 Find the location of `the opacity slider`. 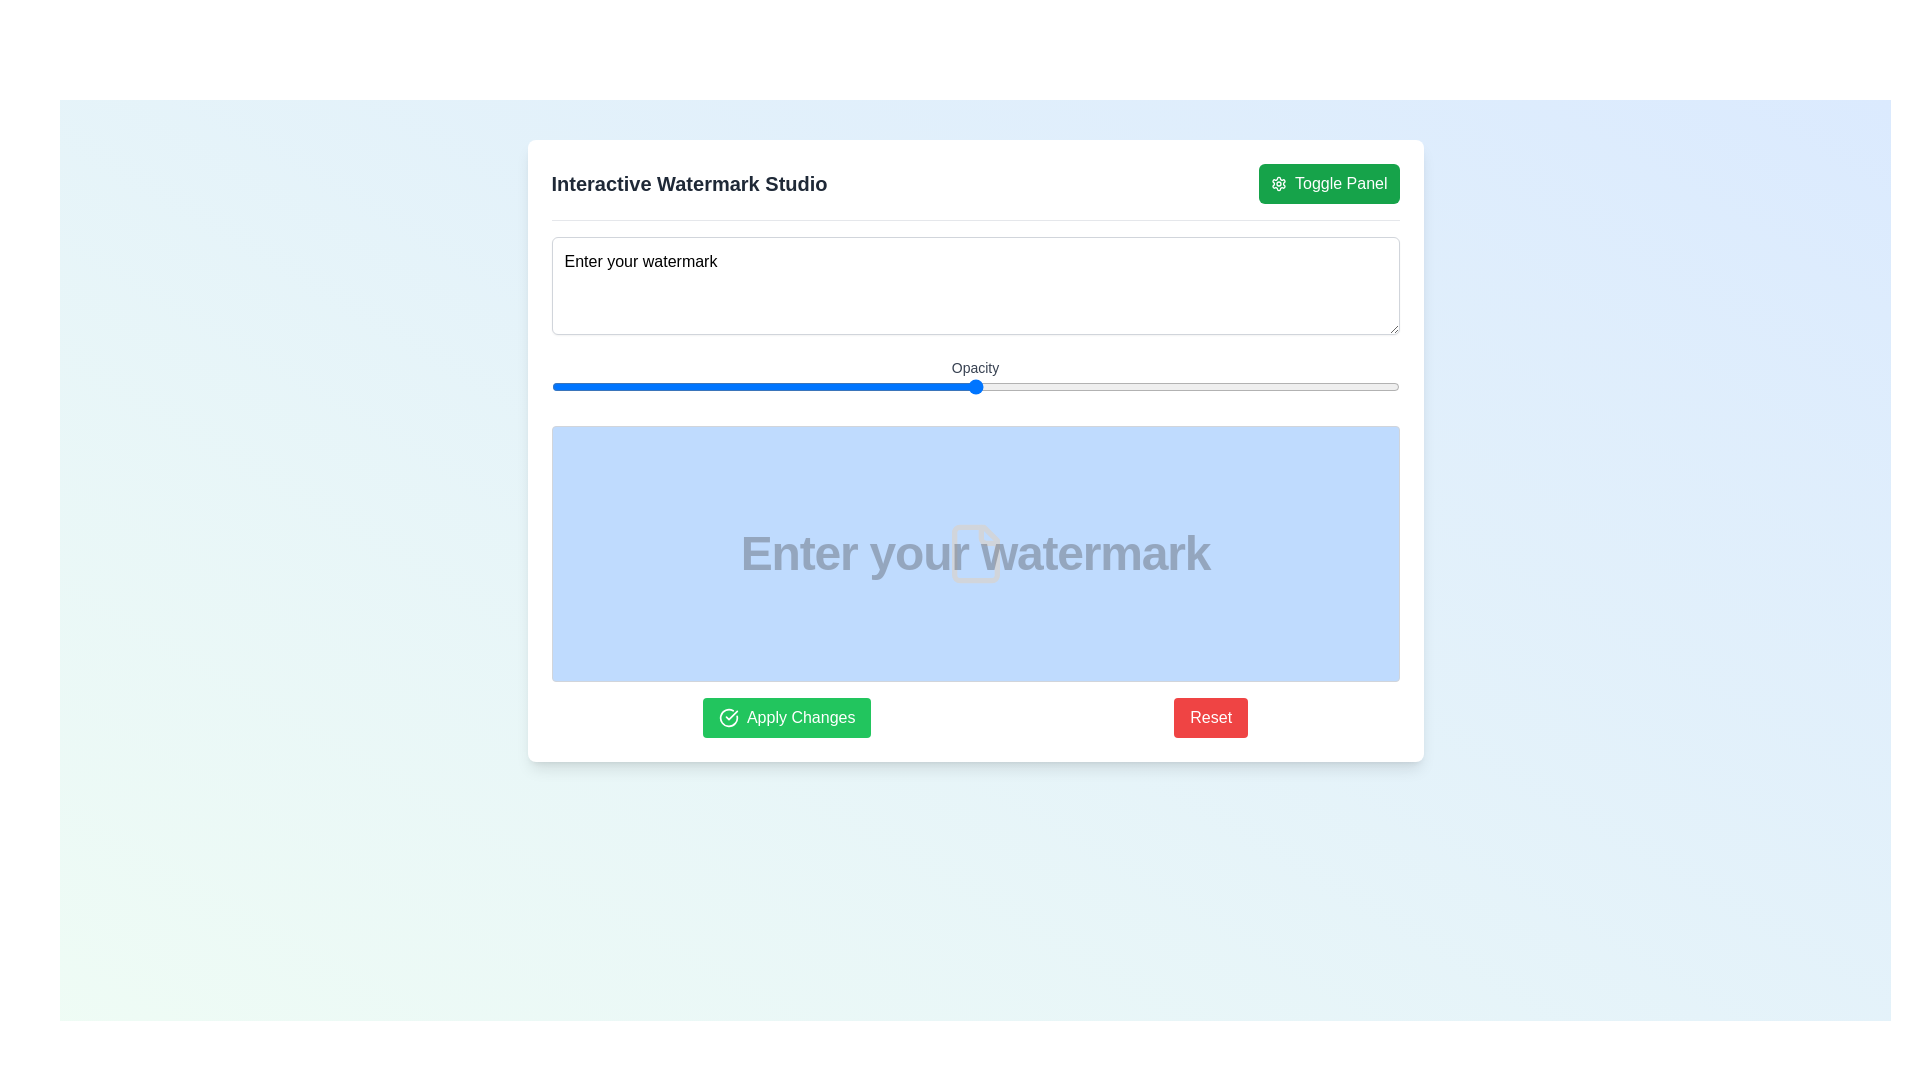

the opacity slider is located at coordinates (551, 386).